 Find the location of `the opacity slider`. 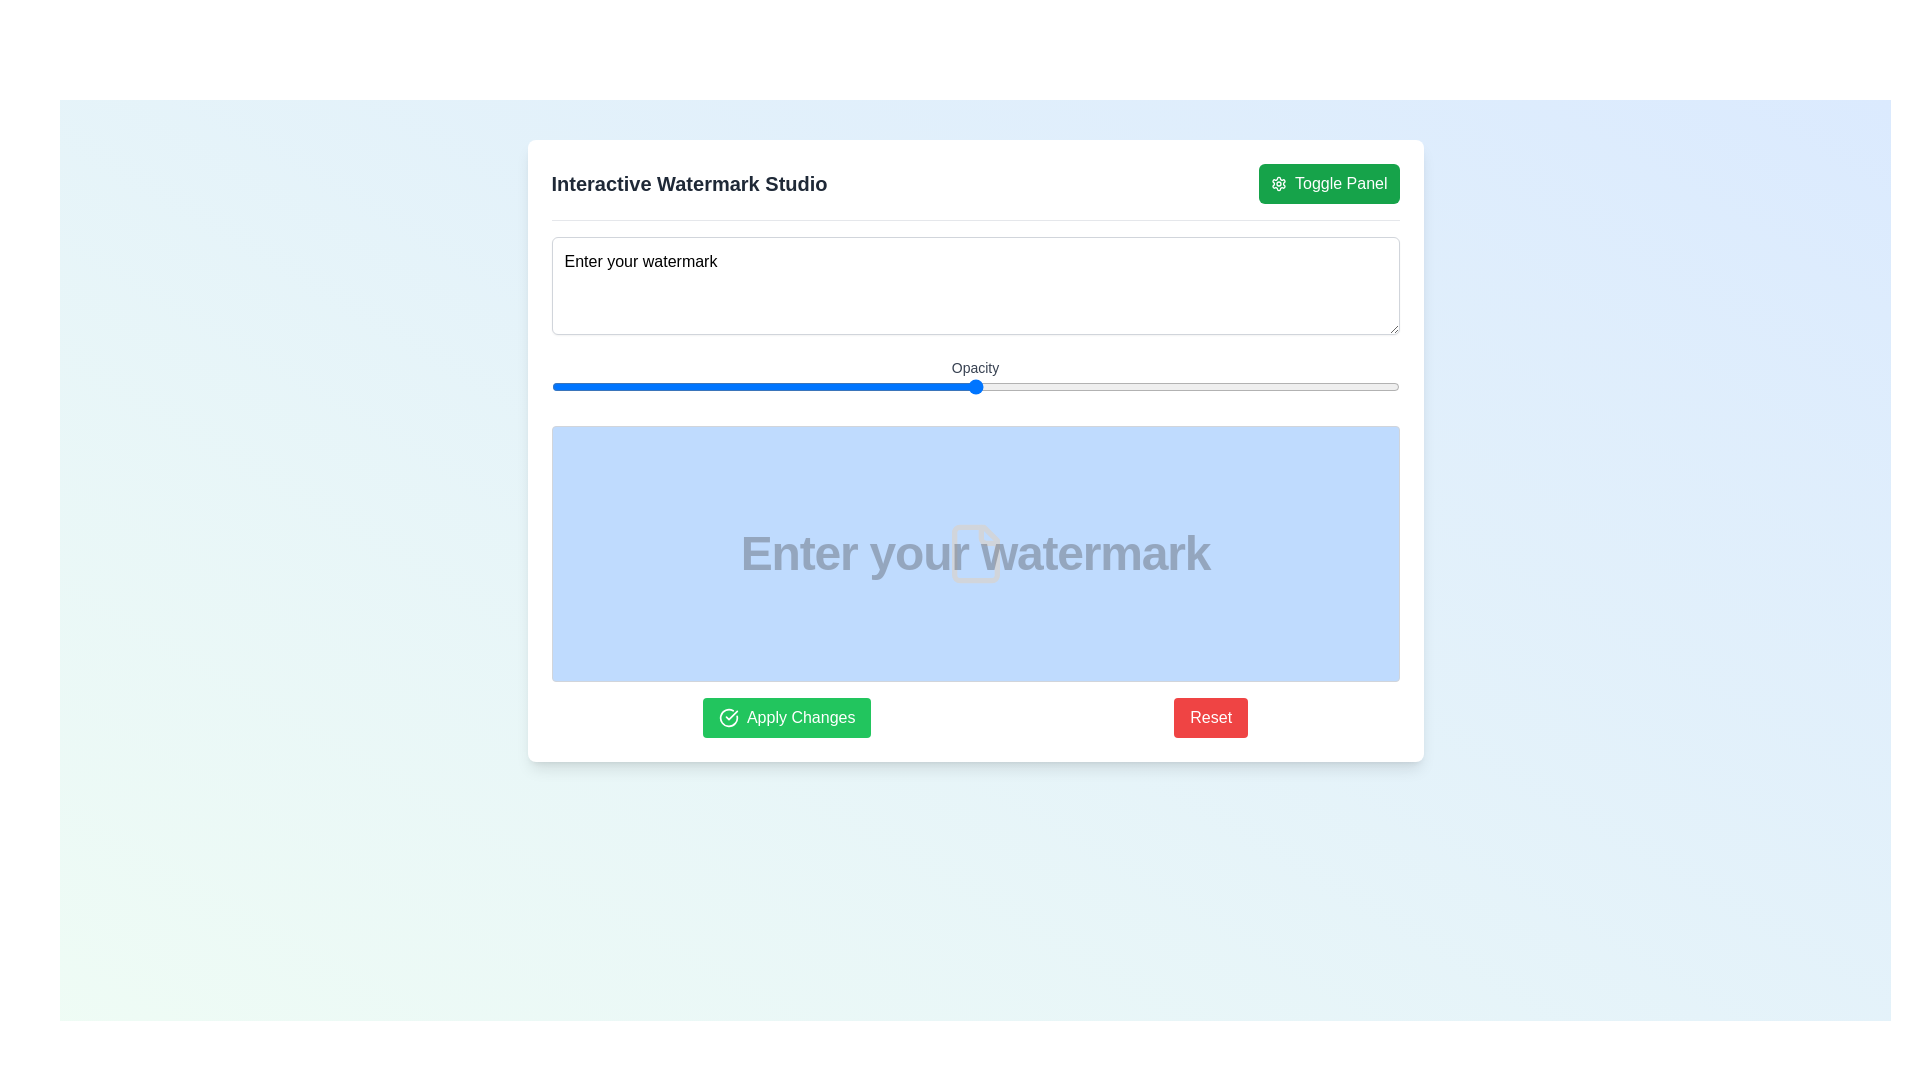

the opacity slider is located at coordinates (551, 386).